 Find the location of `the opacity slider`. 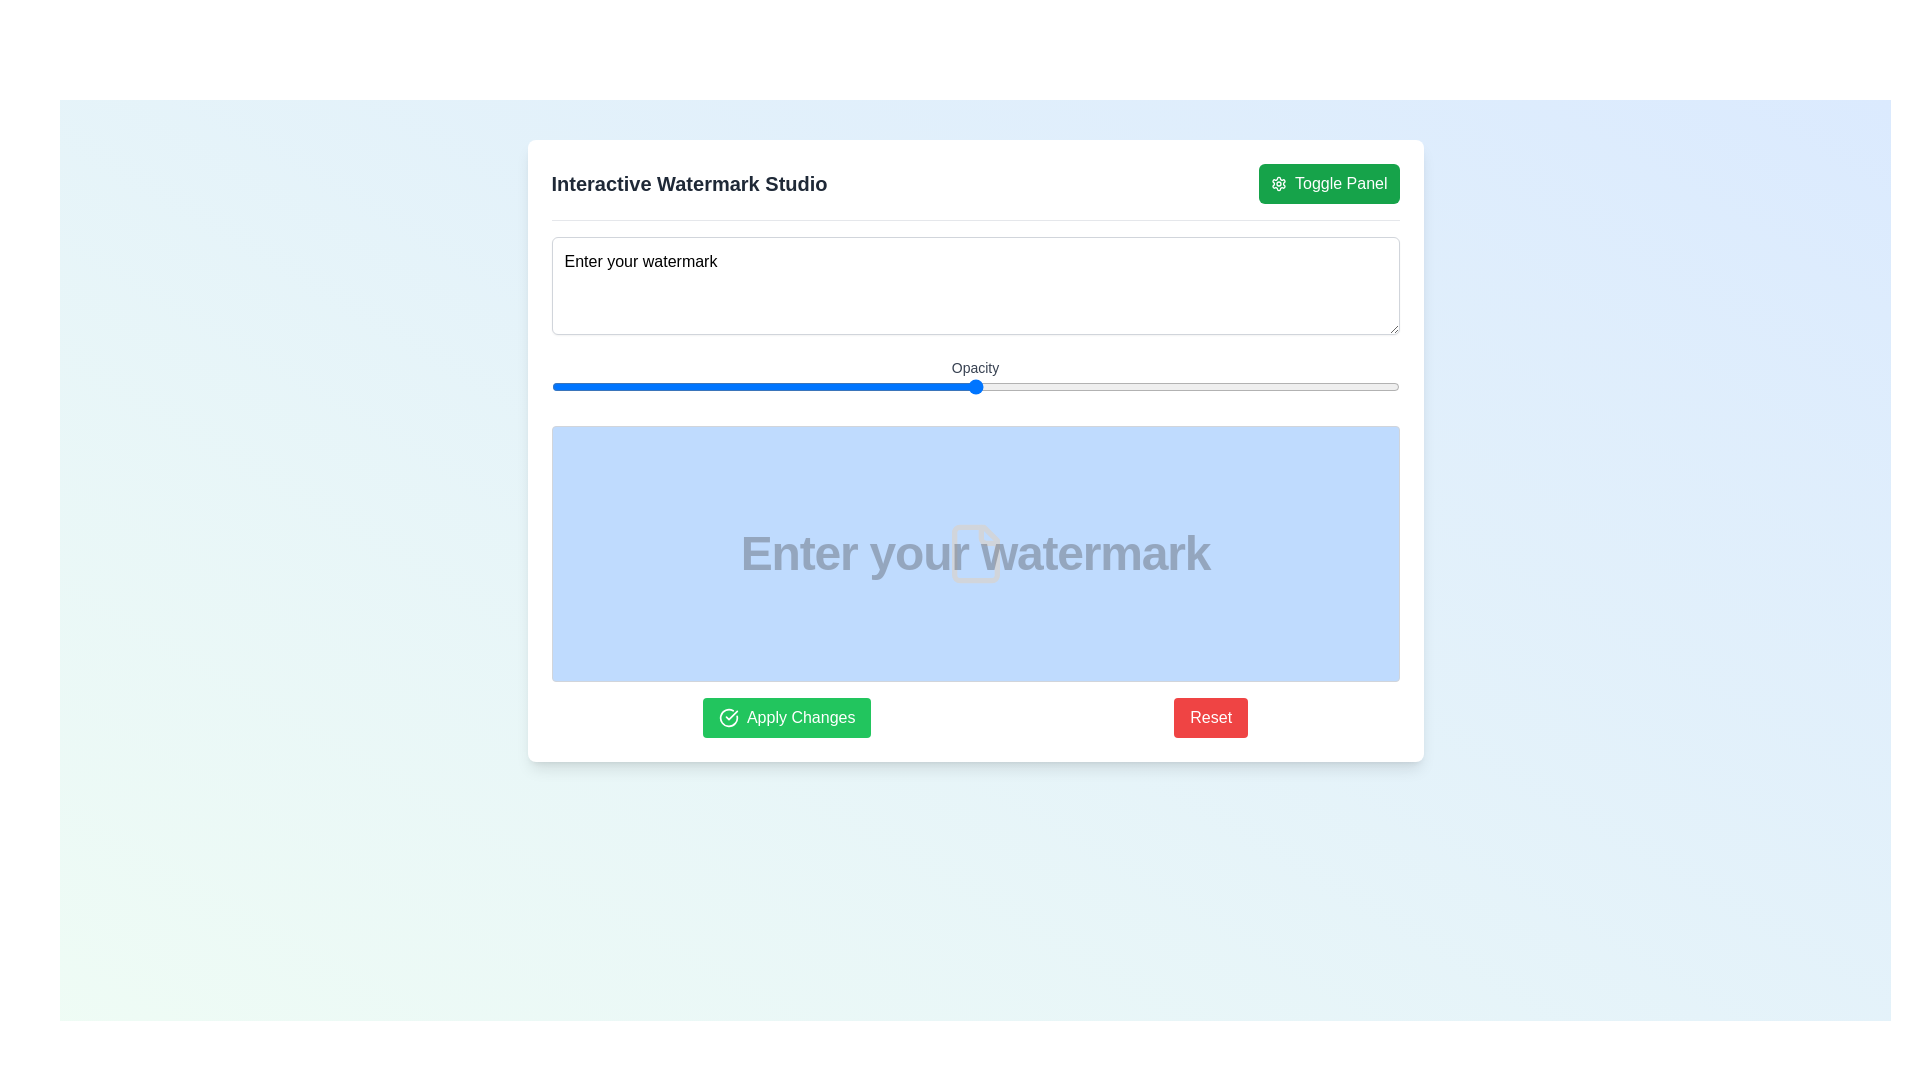

the opacity slider is located at coordinates (551, 386).